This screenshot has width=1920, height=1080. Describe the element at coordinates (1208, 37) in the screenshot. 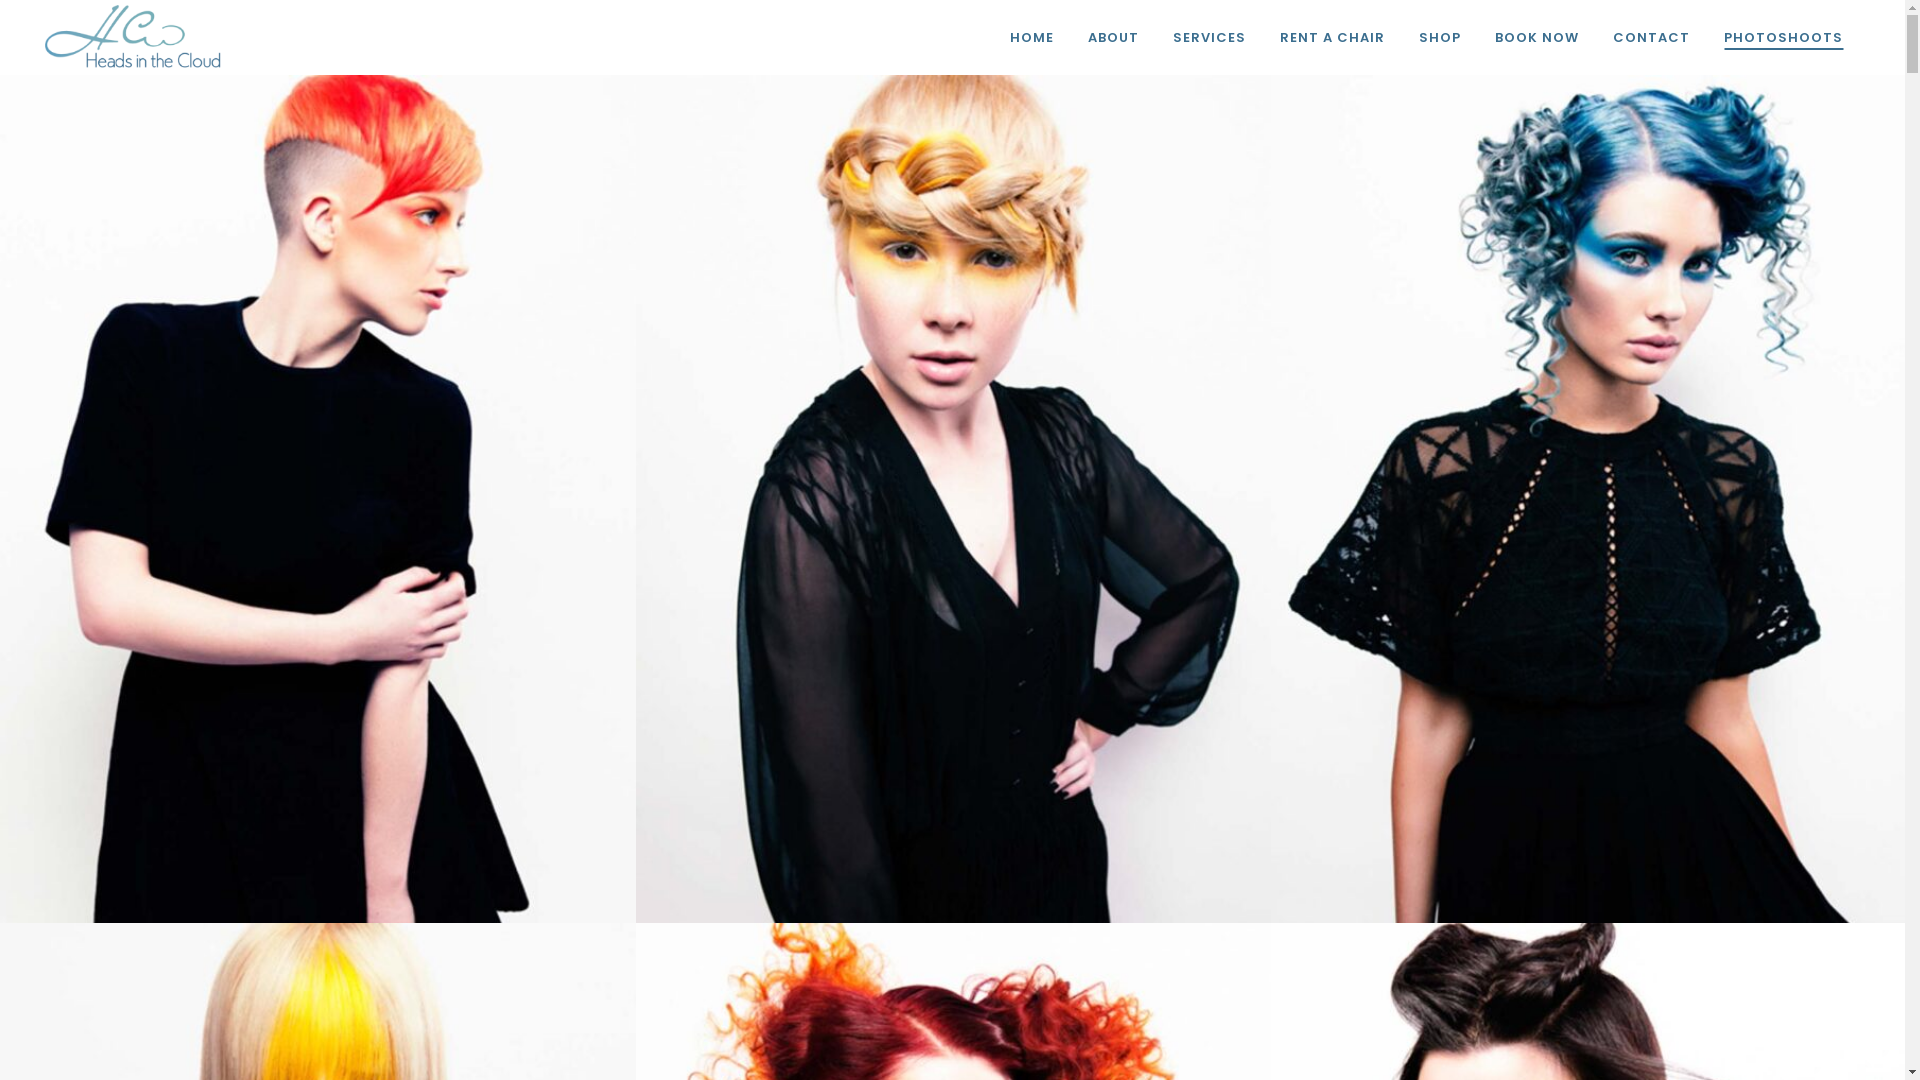

I see `'SERVICES'` at that location.